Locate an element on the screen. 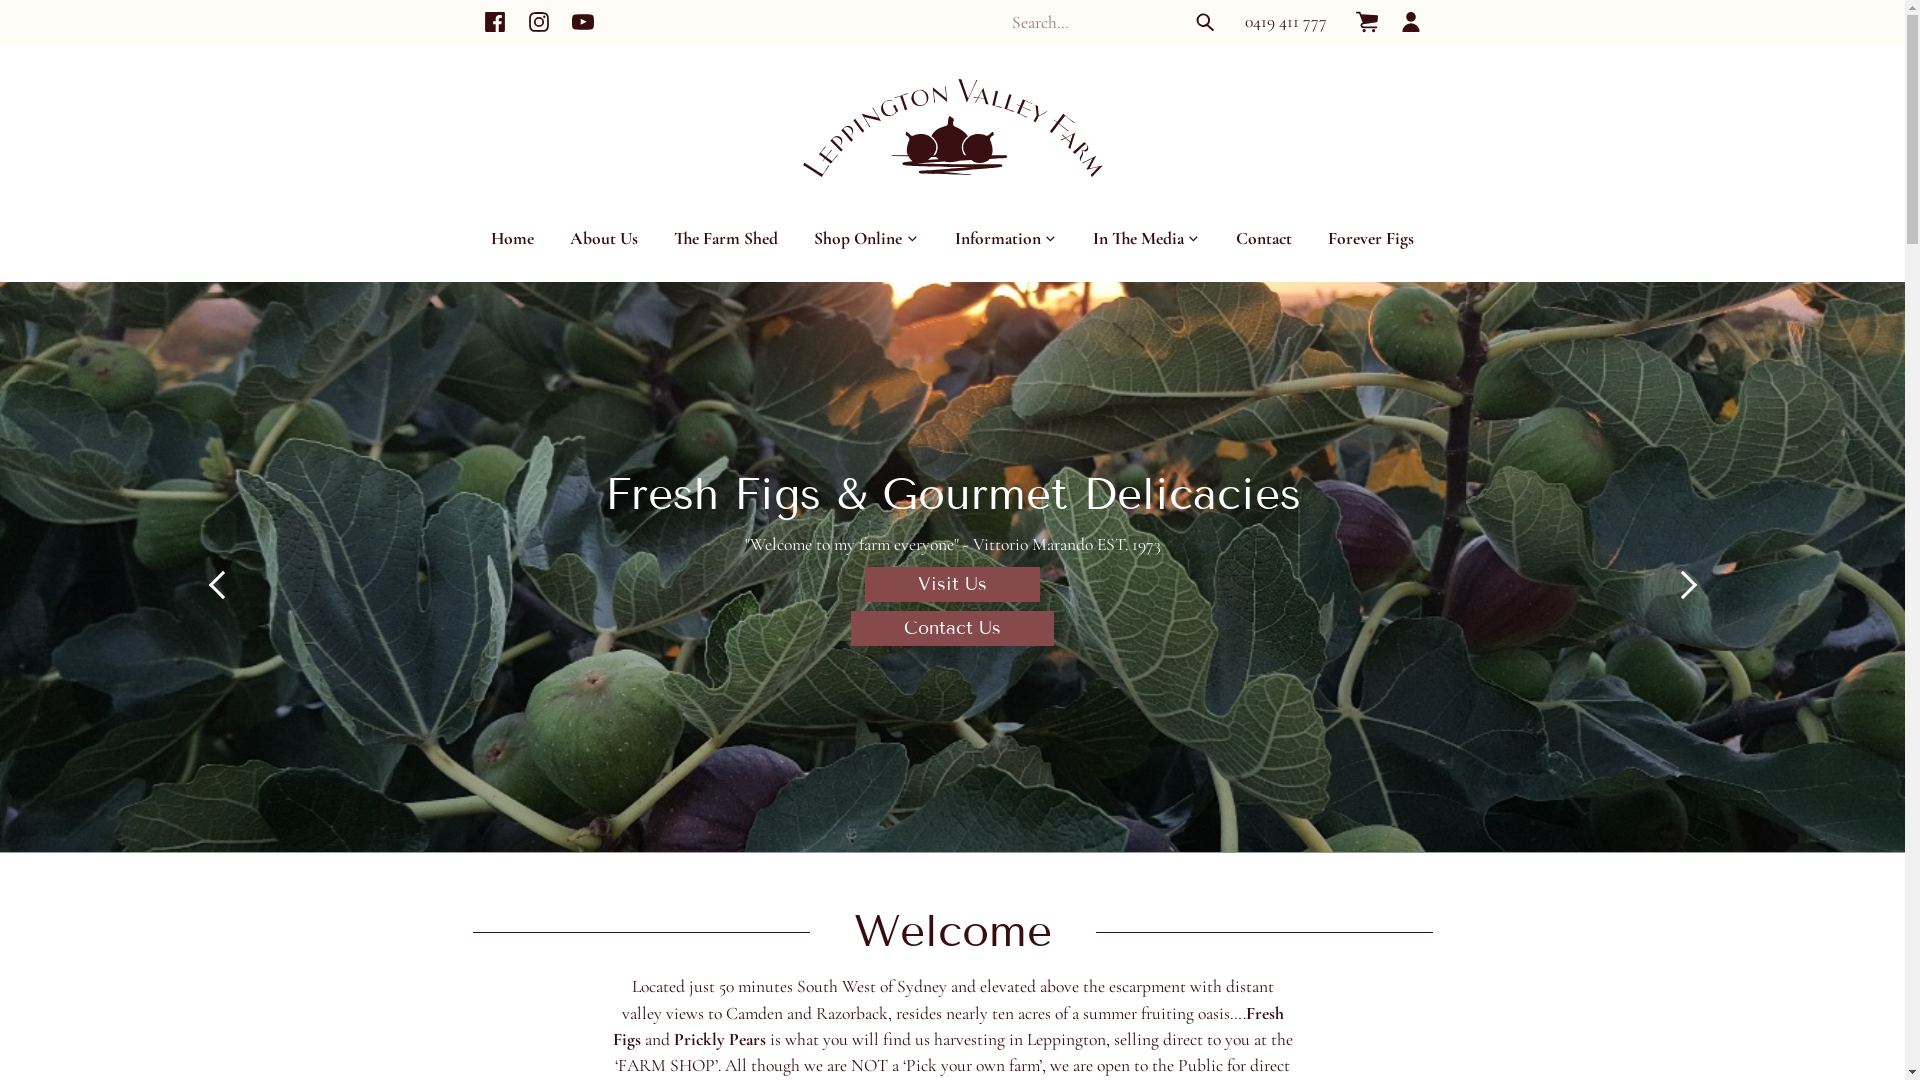 Image resolution: width=1920 pixels, height=1080 pixels. 'Search' is located at coordinates (1203, 22).